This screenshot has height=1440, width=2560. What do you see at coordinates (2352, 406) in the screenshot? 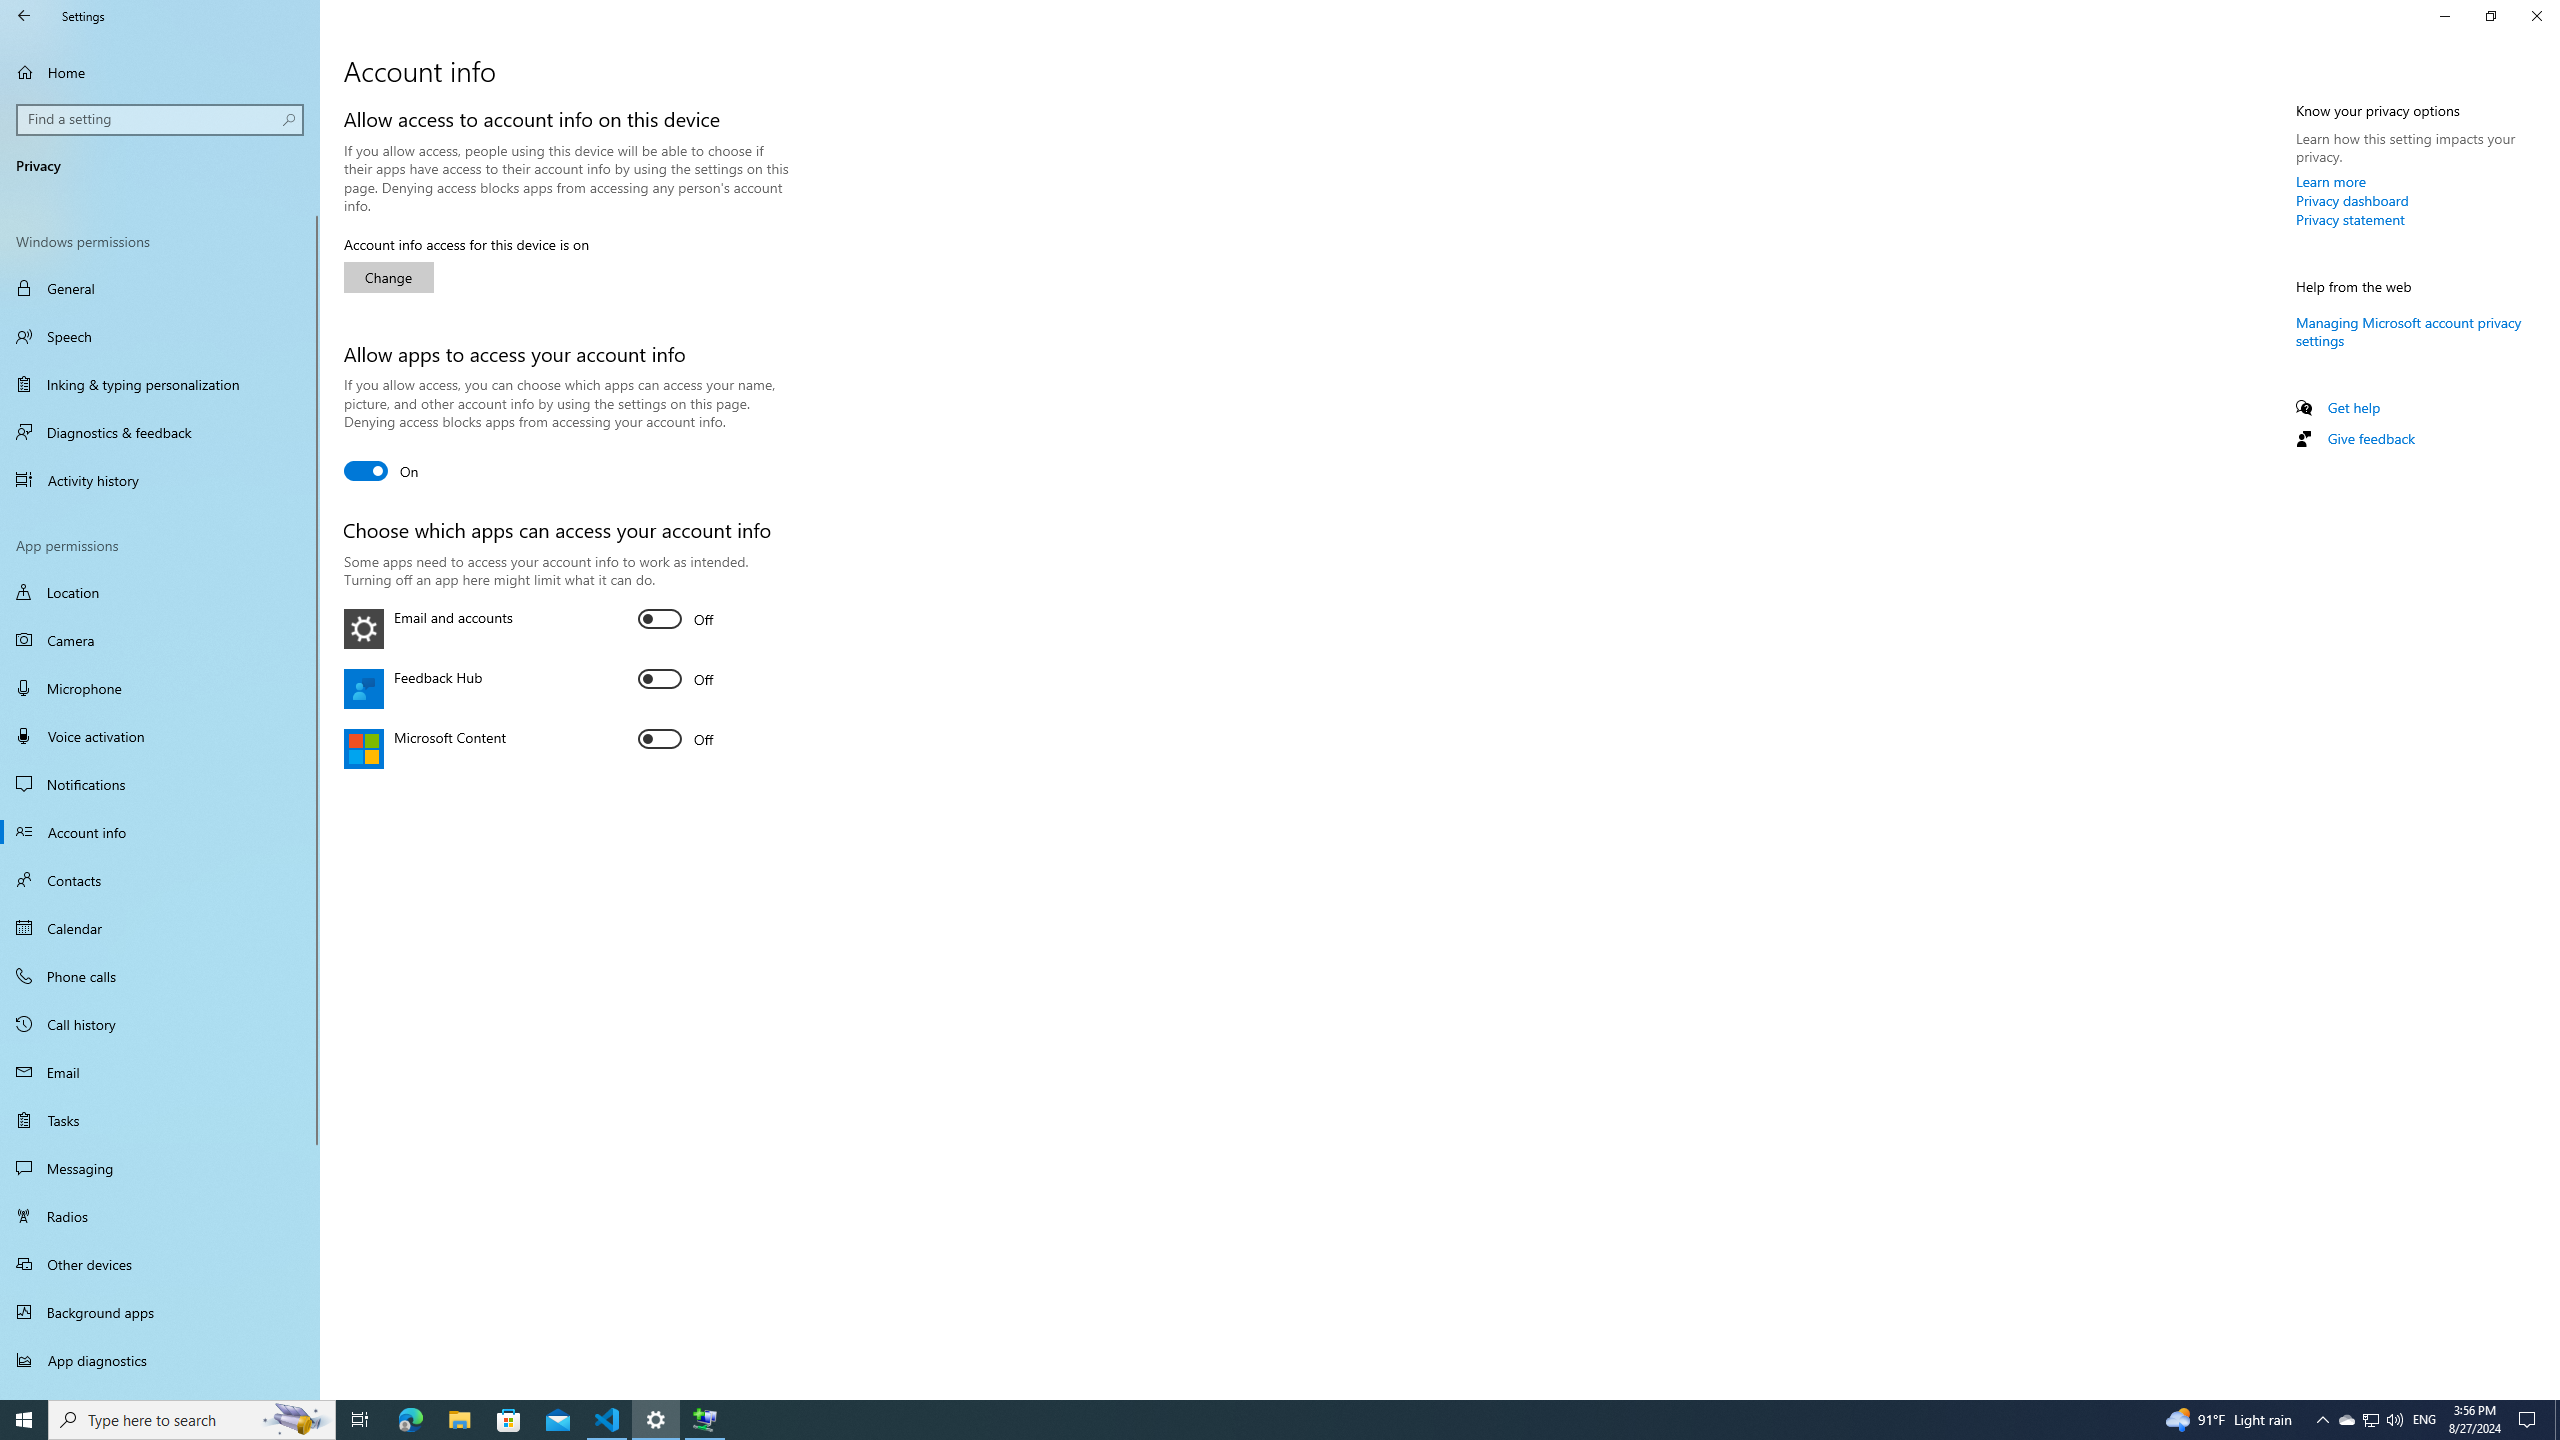
I see `'Get help'` at bounding box center [2352, 406].